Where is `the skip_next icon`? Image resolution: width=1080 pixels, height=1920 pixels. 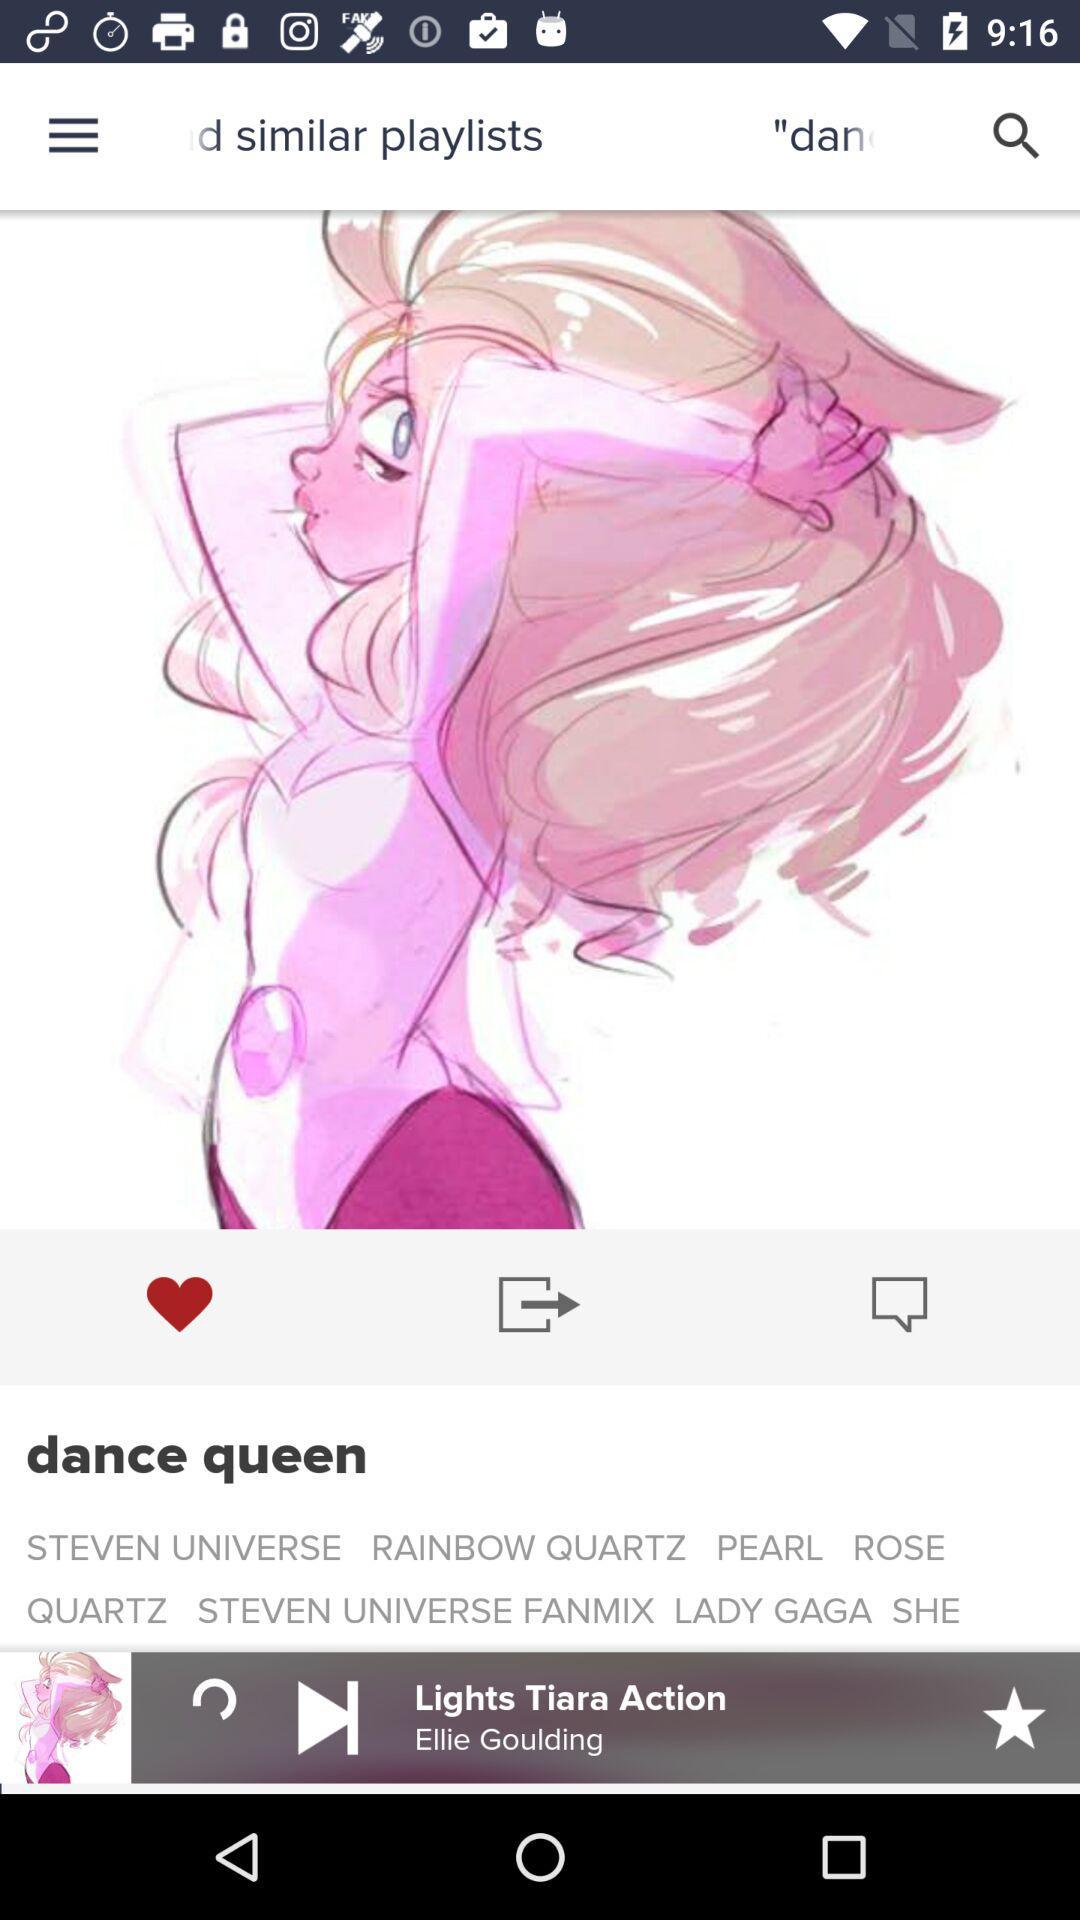 the skip_next icon is located at coordinates (327, 1716).